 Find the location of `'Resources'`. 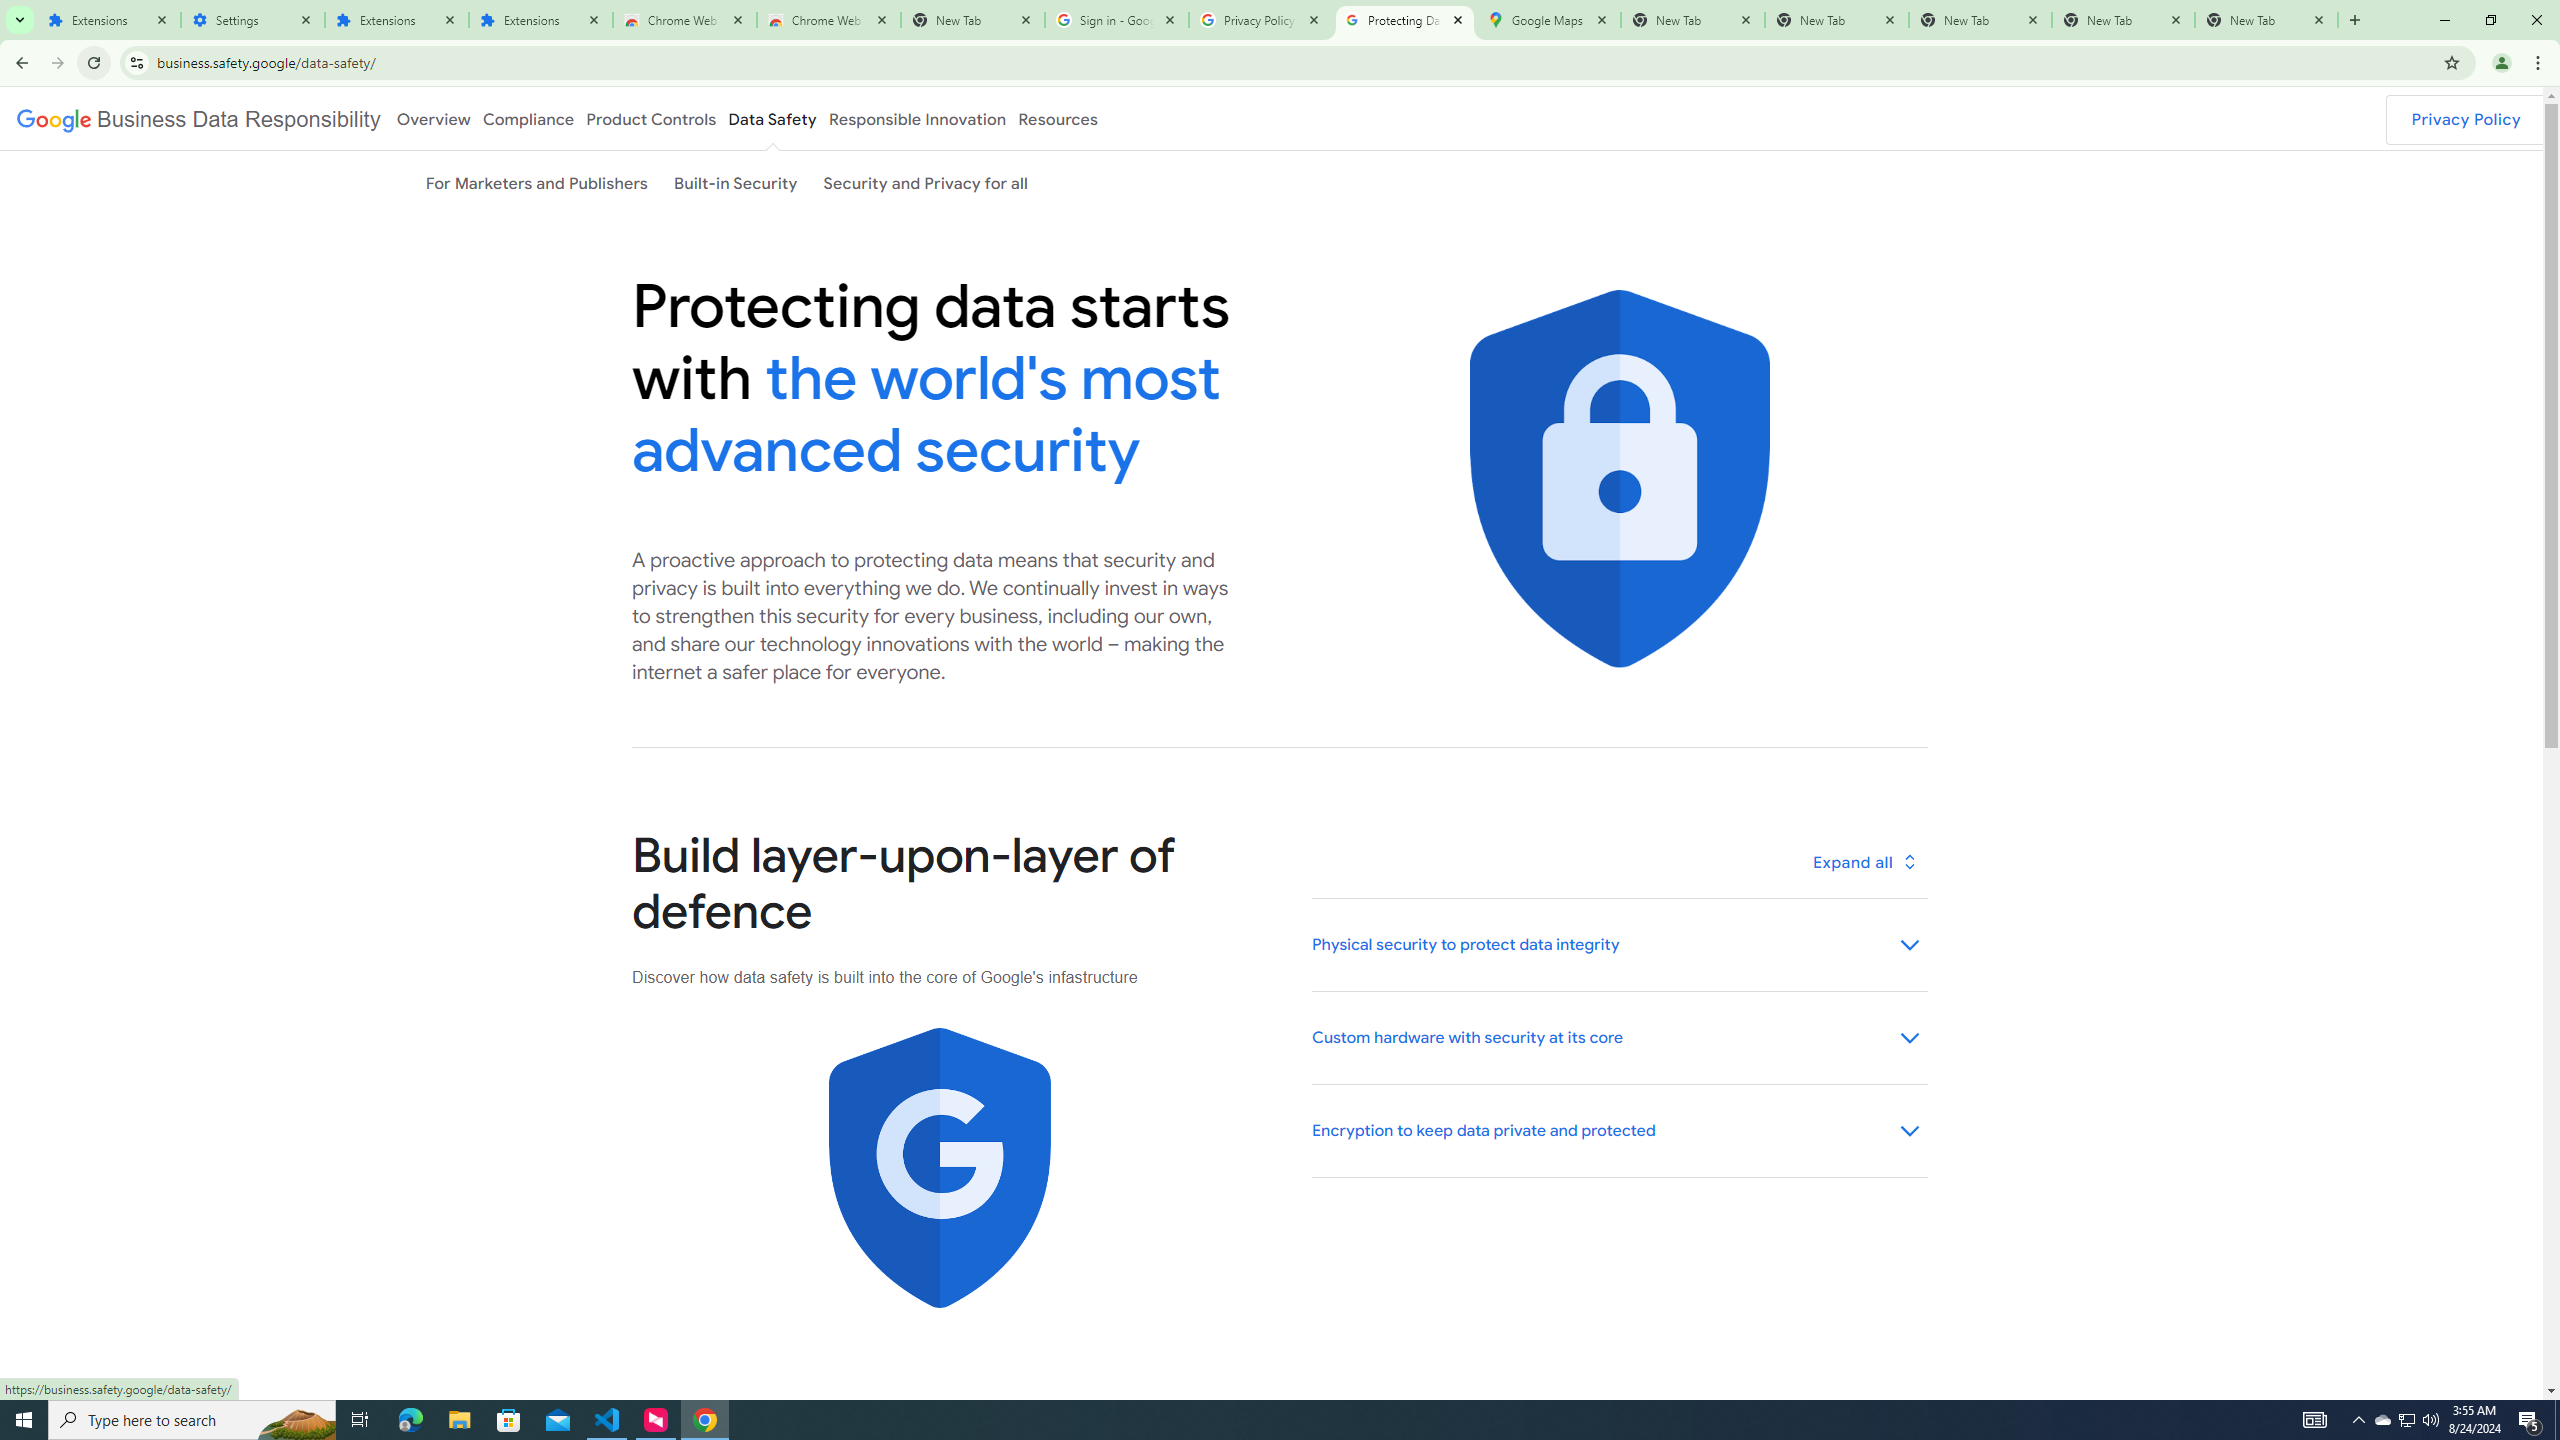

'Resources' is located at coordinates (1057, 118).